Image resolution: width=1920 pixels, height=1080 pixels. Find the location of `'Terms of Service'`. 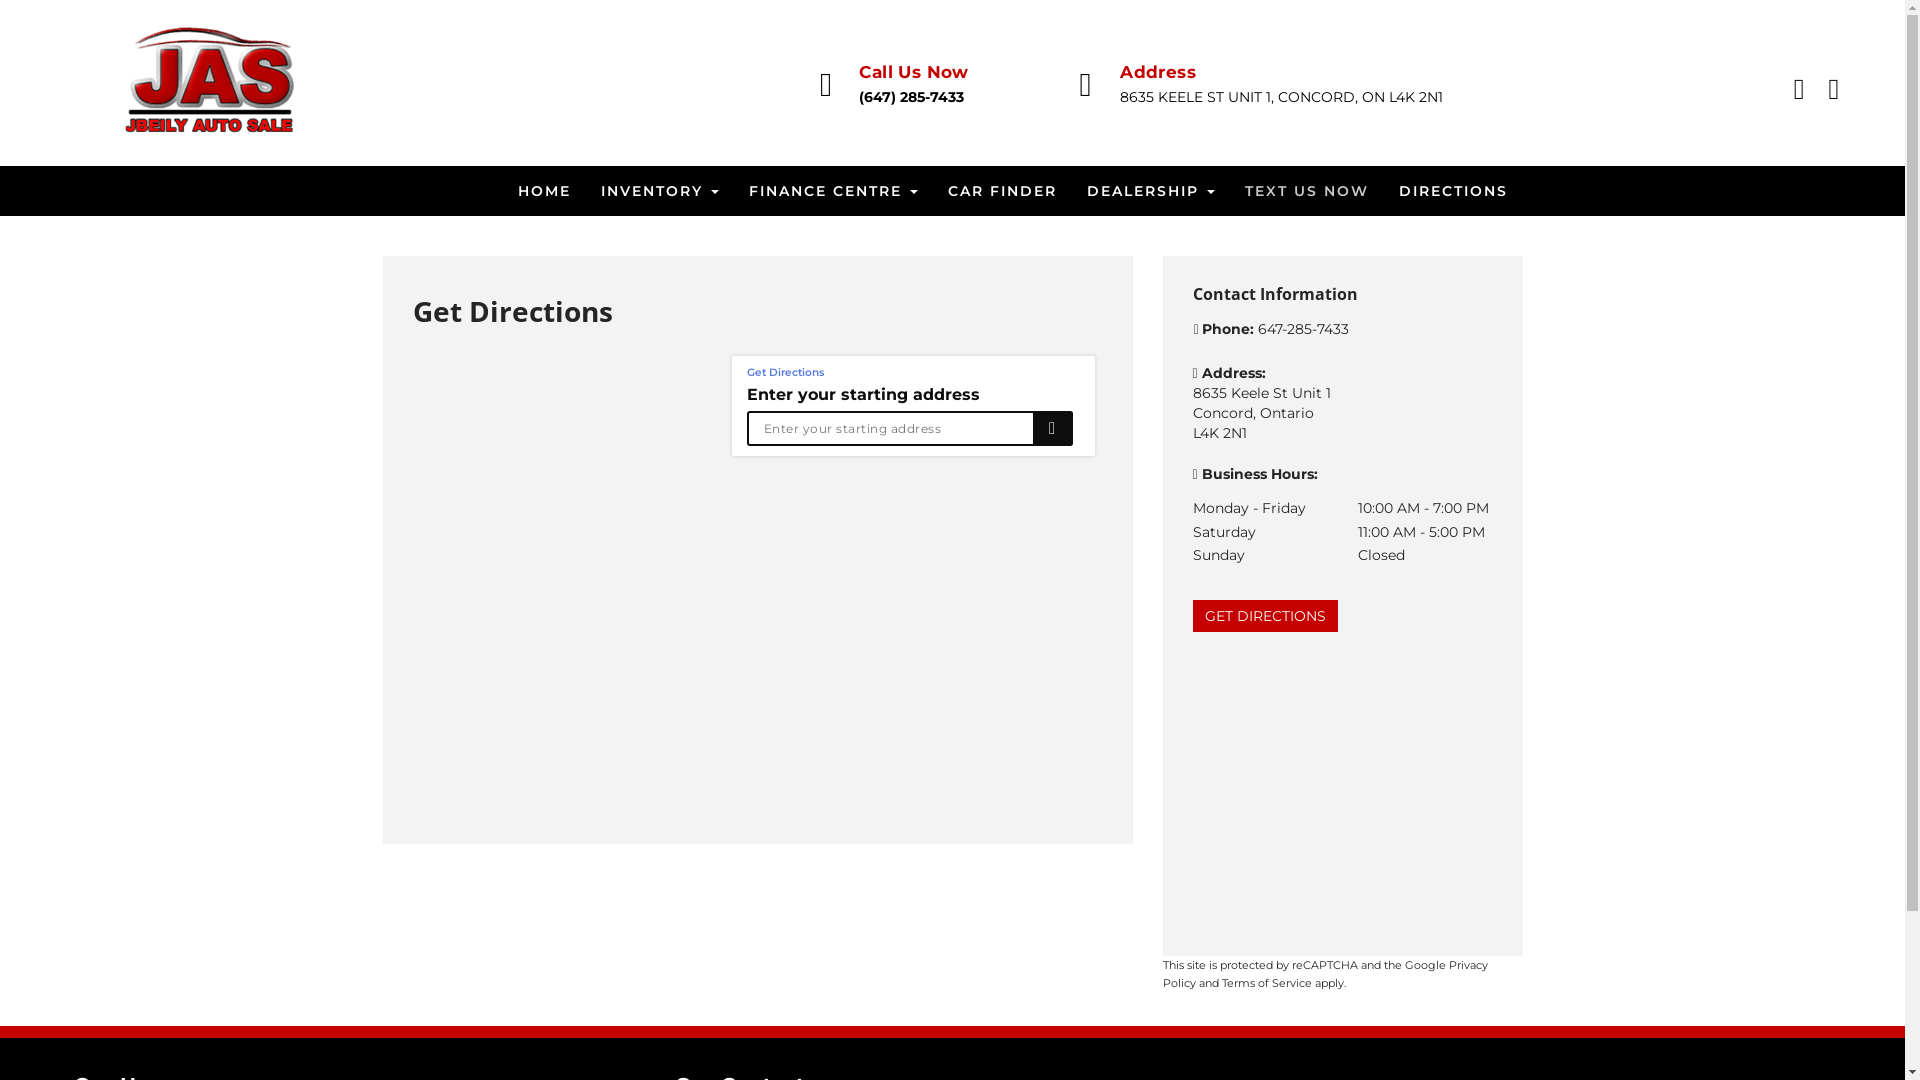

'Terms of Service' is located at coordinates (1266, 982).